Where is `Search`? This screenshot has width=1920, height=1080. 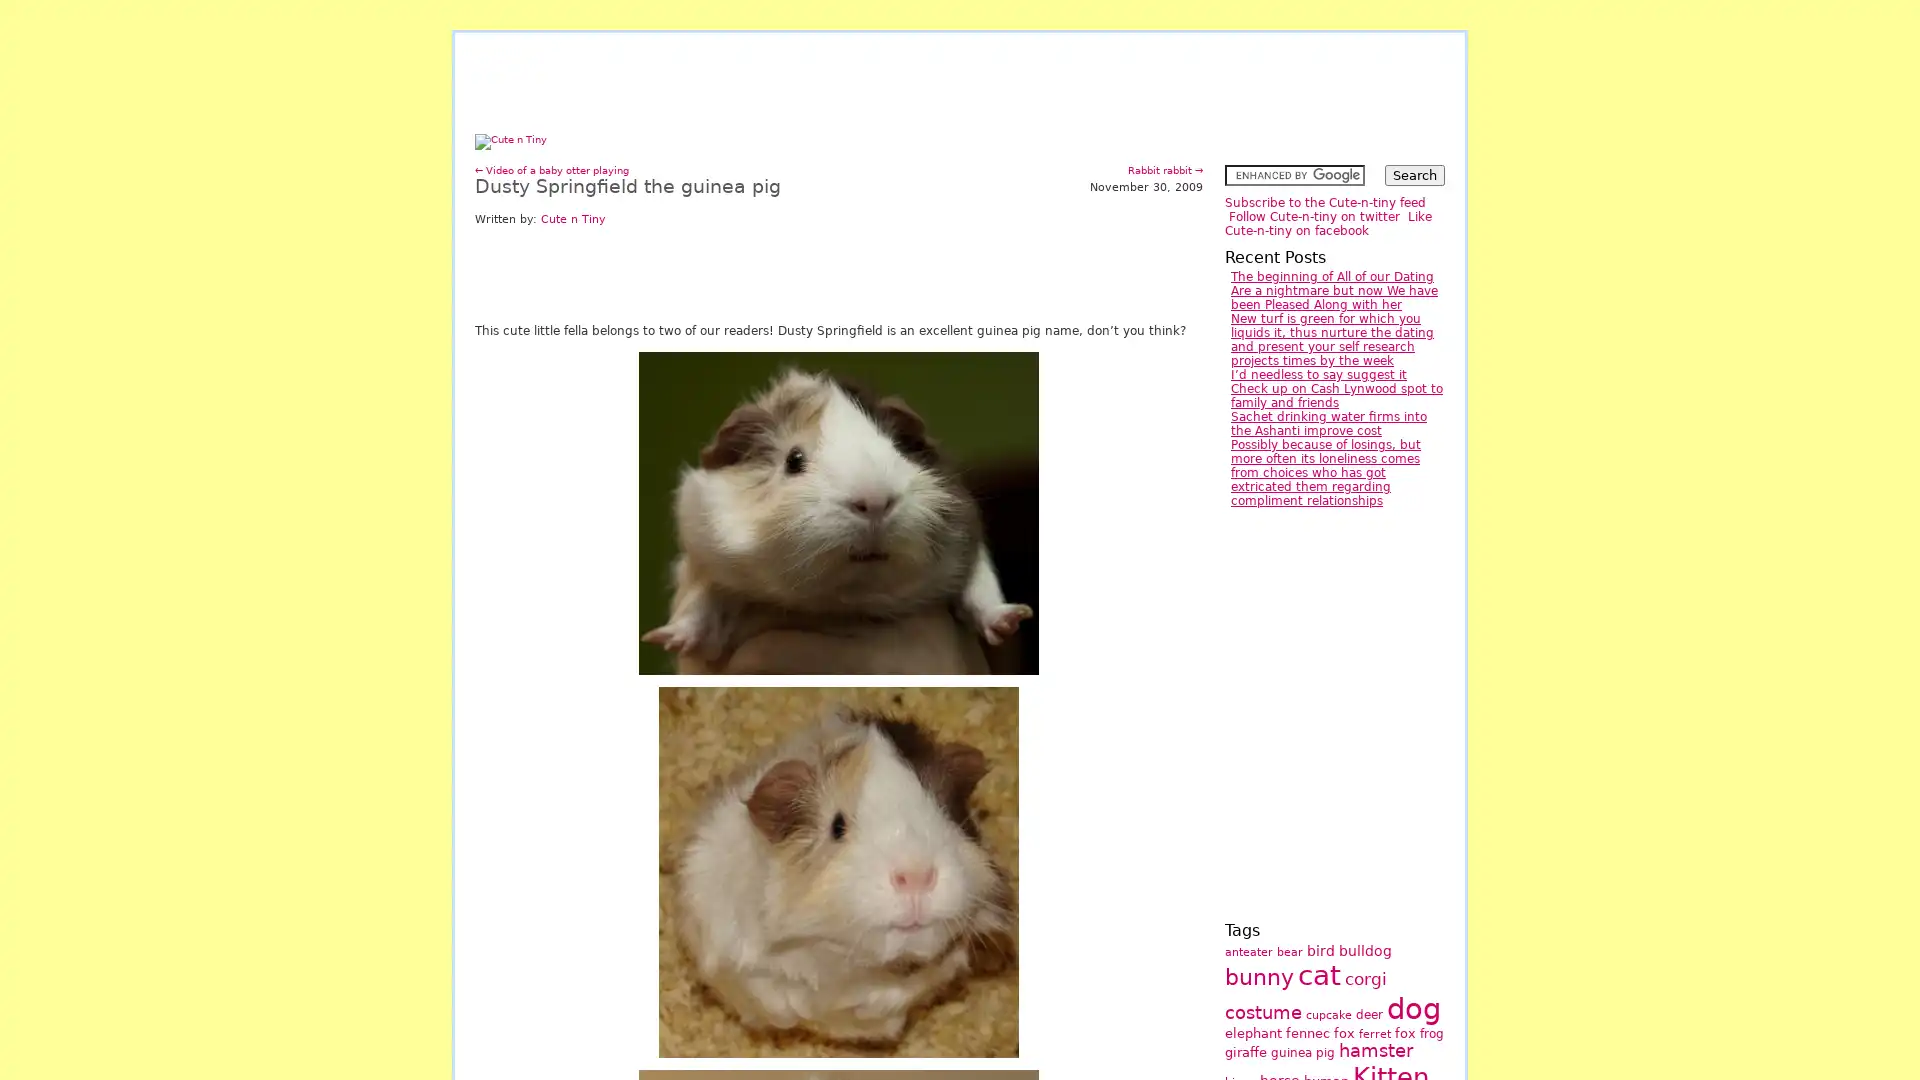
Search is located at coordinates (1414, 174).